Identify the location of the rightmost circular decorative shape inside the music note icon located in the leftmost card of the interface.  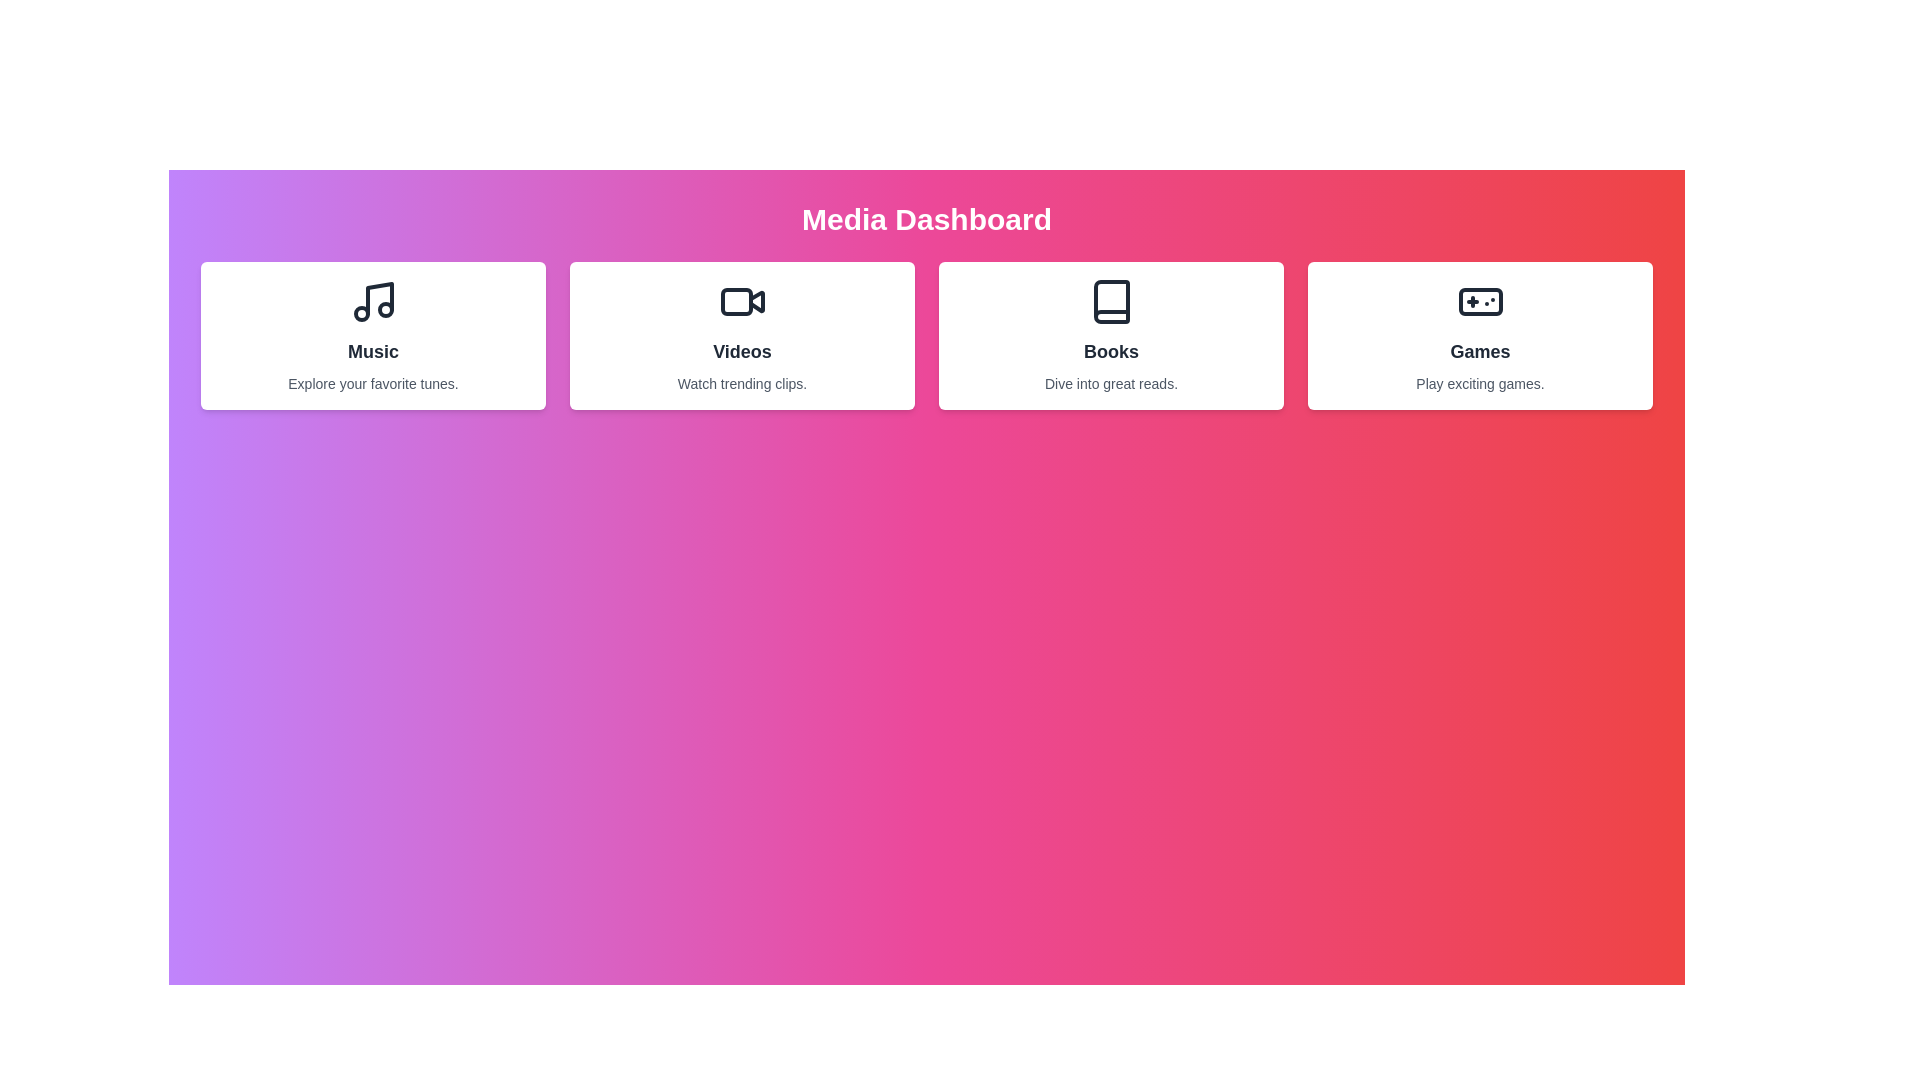
(385, 309).